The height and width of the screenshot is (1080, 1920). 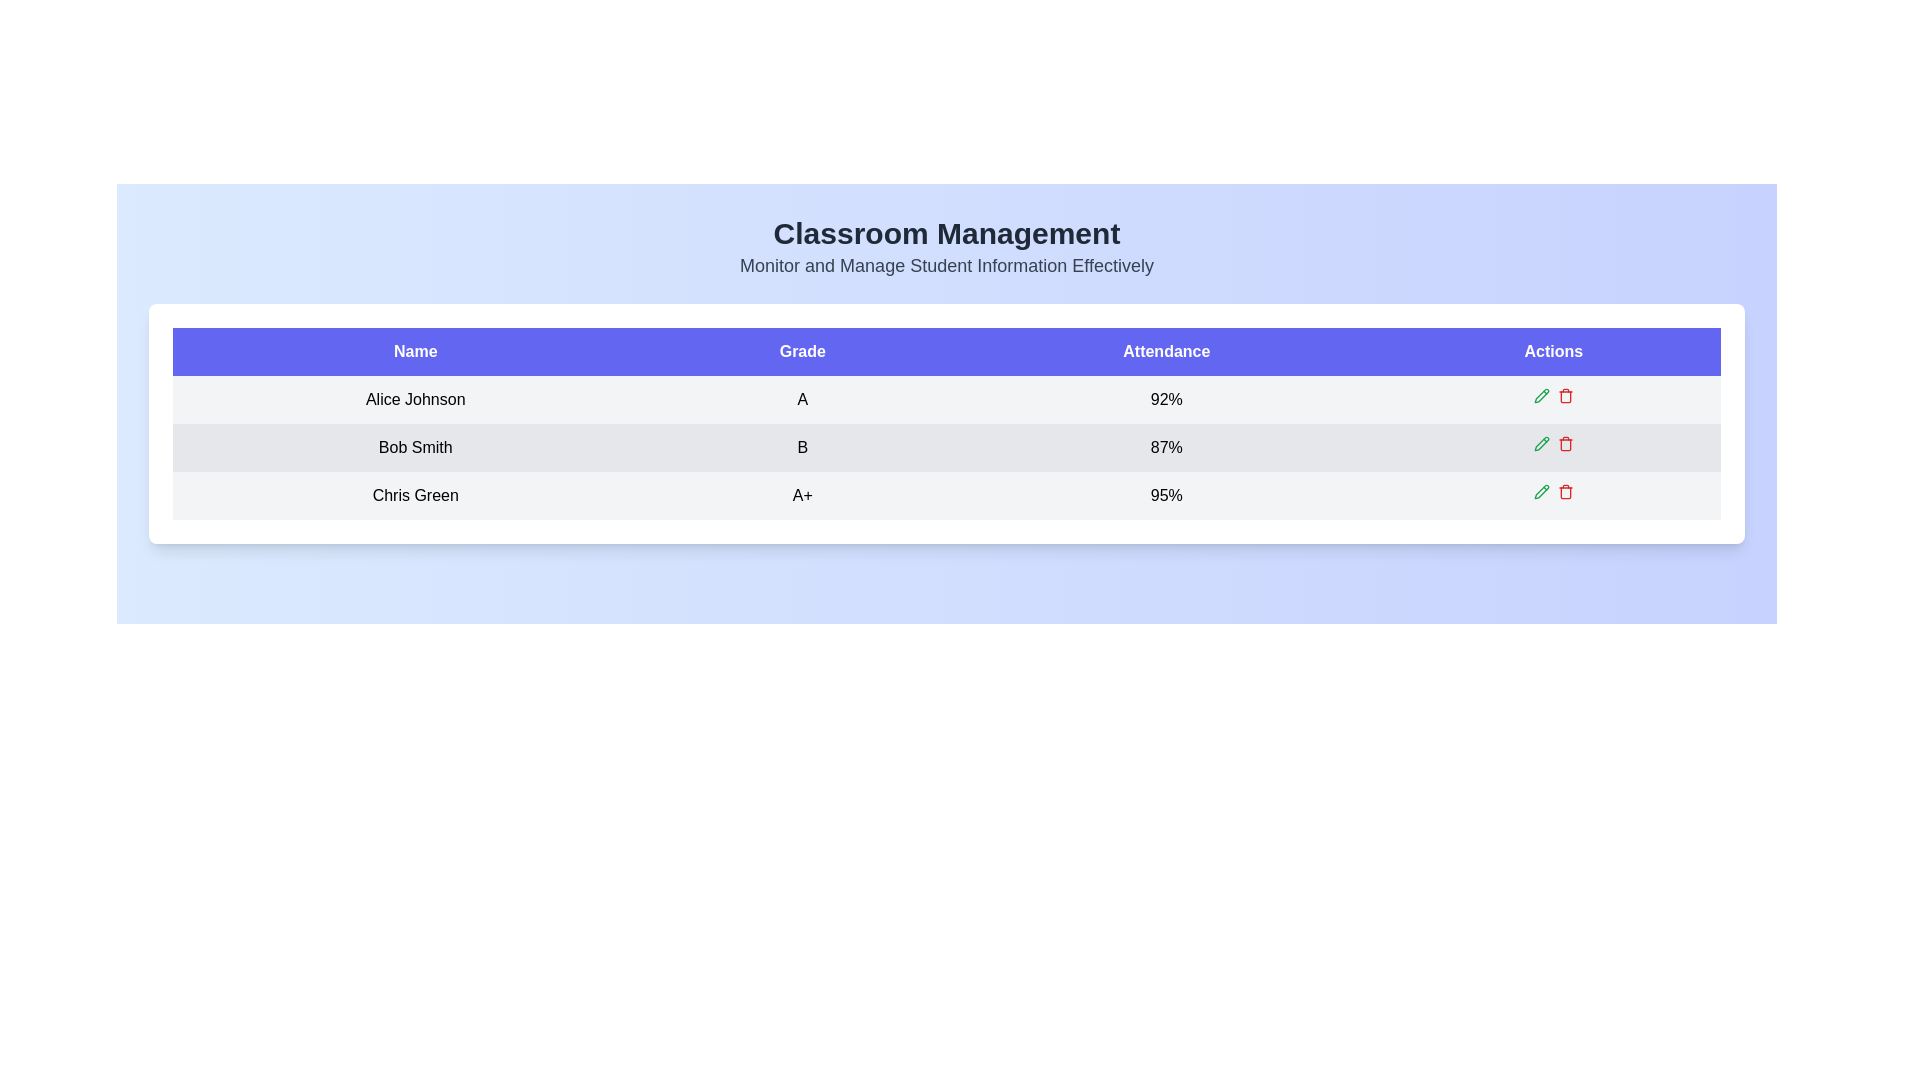 What do you see at coordinates (1166, 400) in the screenshot?
I see `the text '92%' displayed in bold black font under the 'Attendance' column, which is part of the row for 'Alice Johnson'` at bounding box center [1166, 400].